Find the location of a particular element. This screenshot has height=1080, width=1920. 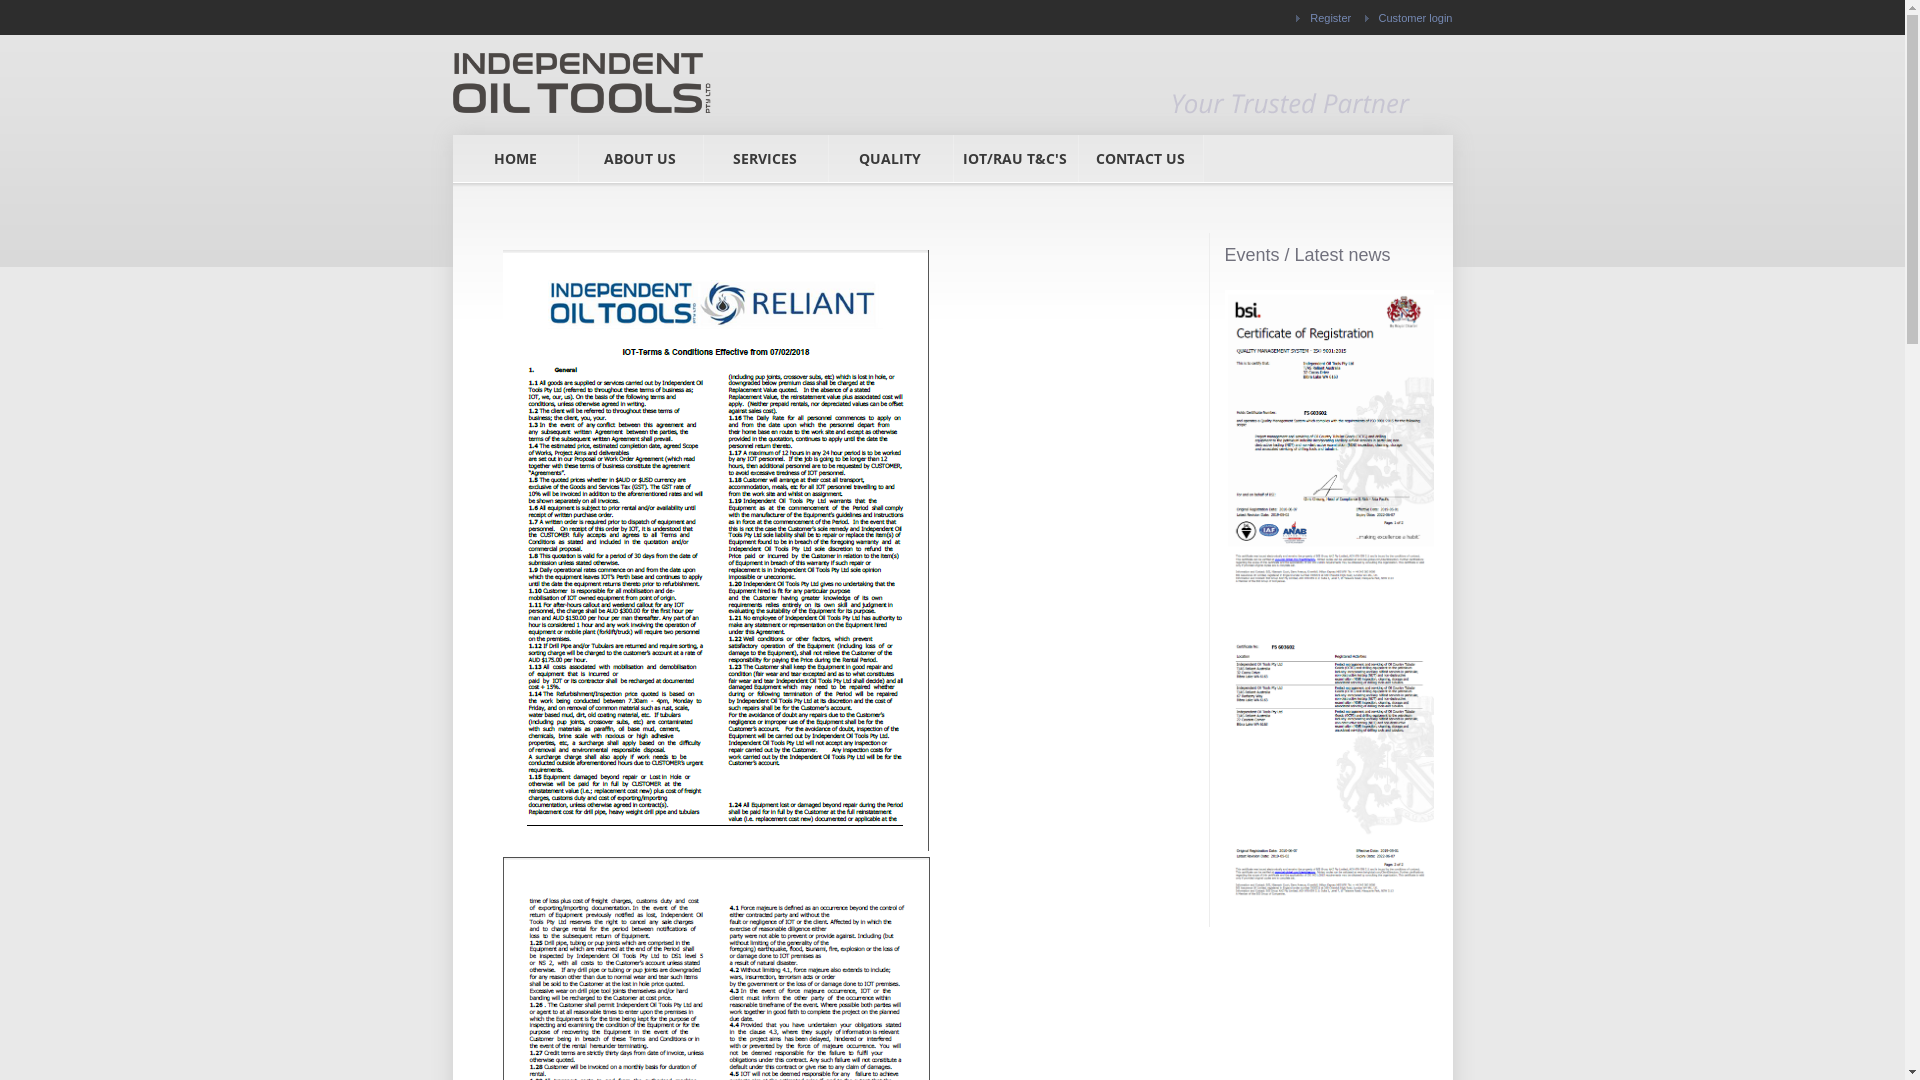

'SERVICES' is located at coordinates (763, 157).